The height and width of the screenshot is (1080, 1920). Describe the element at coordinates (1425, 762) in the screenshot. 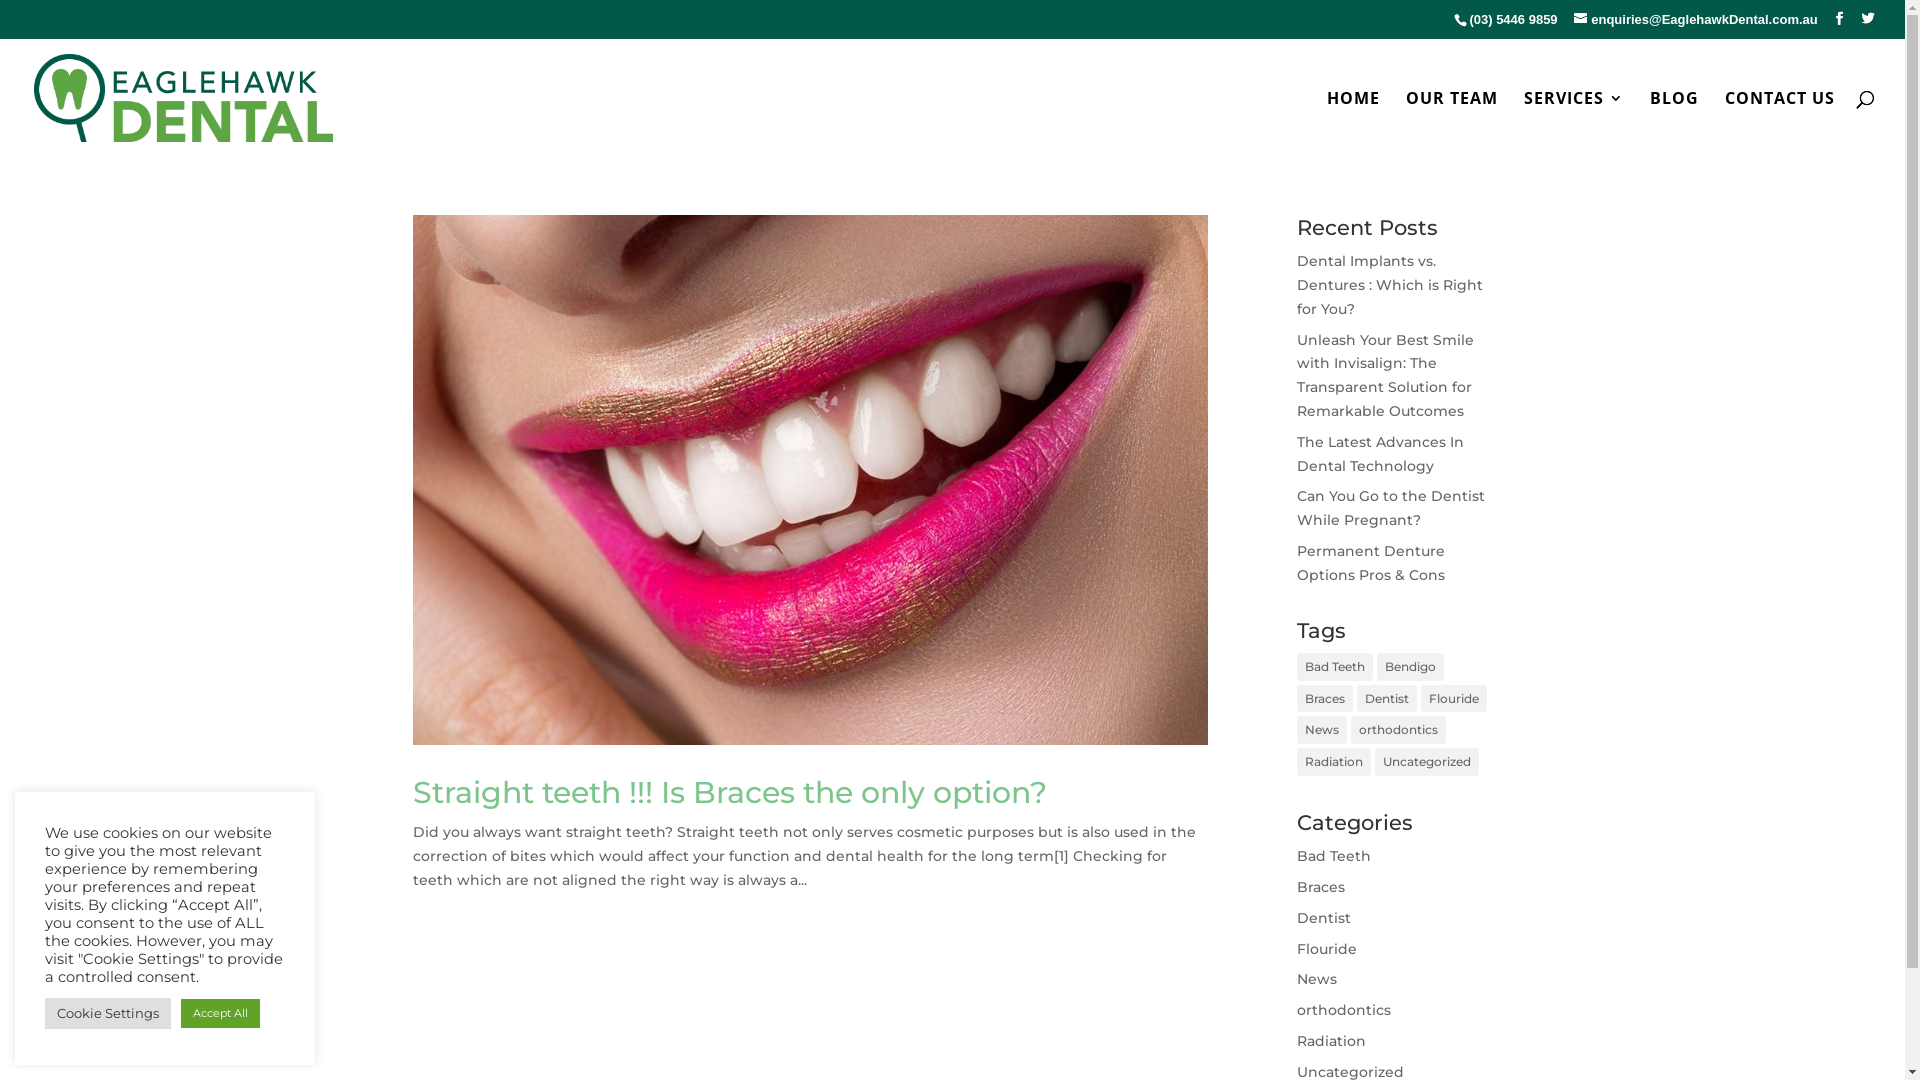

I see `'Uncategorized'` at that location.